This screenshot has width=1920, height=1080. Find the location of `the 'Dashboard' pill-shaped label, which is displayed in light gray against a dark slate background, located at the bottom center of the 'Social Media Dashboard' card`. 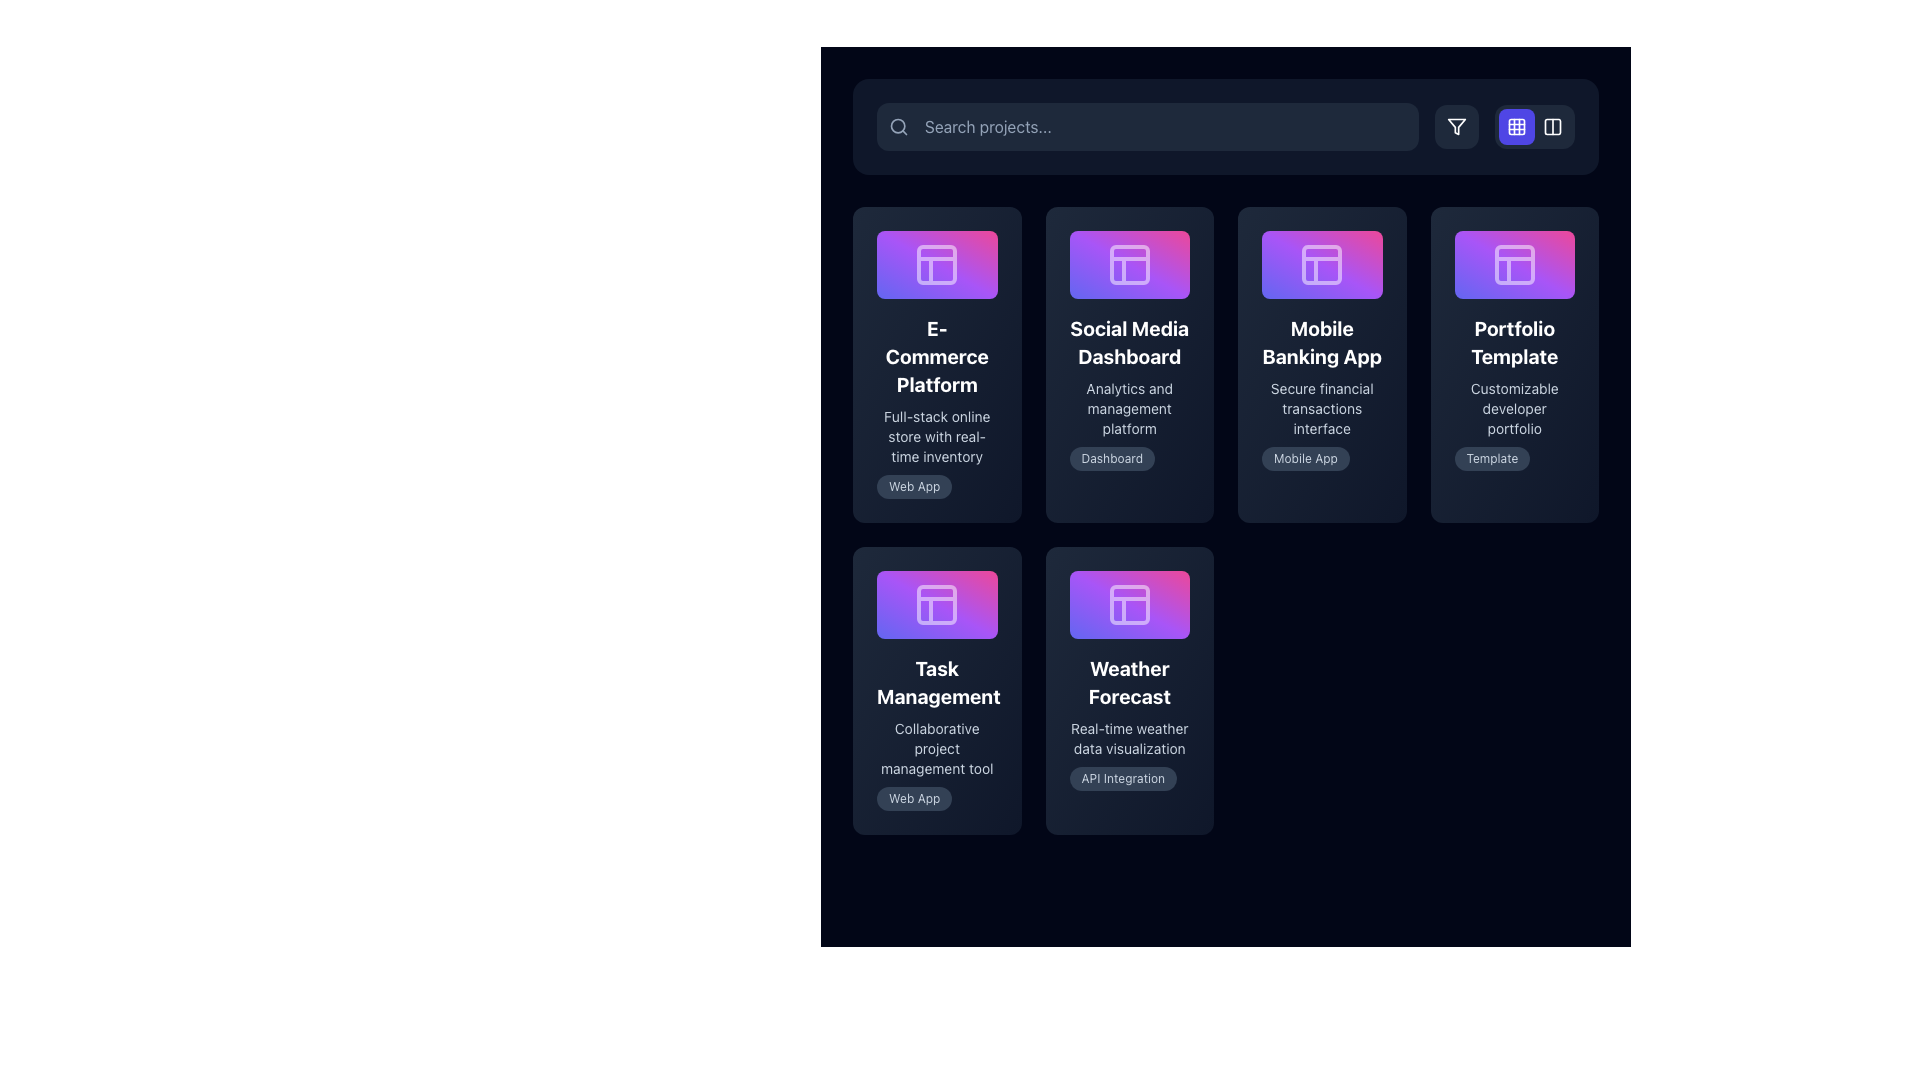

the 'Dashboard' pill-shaped label, which is displayed in light gray against a dark slate background, located at the bottom center of the 'Social Media Dashboard' card is located at coordinates (1111, 458).